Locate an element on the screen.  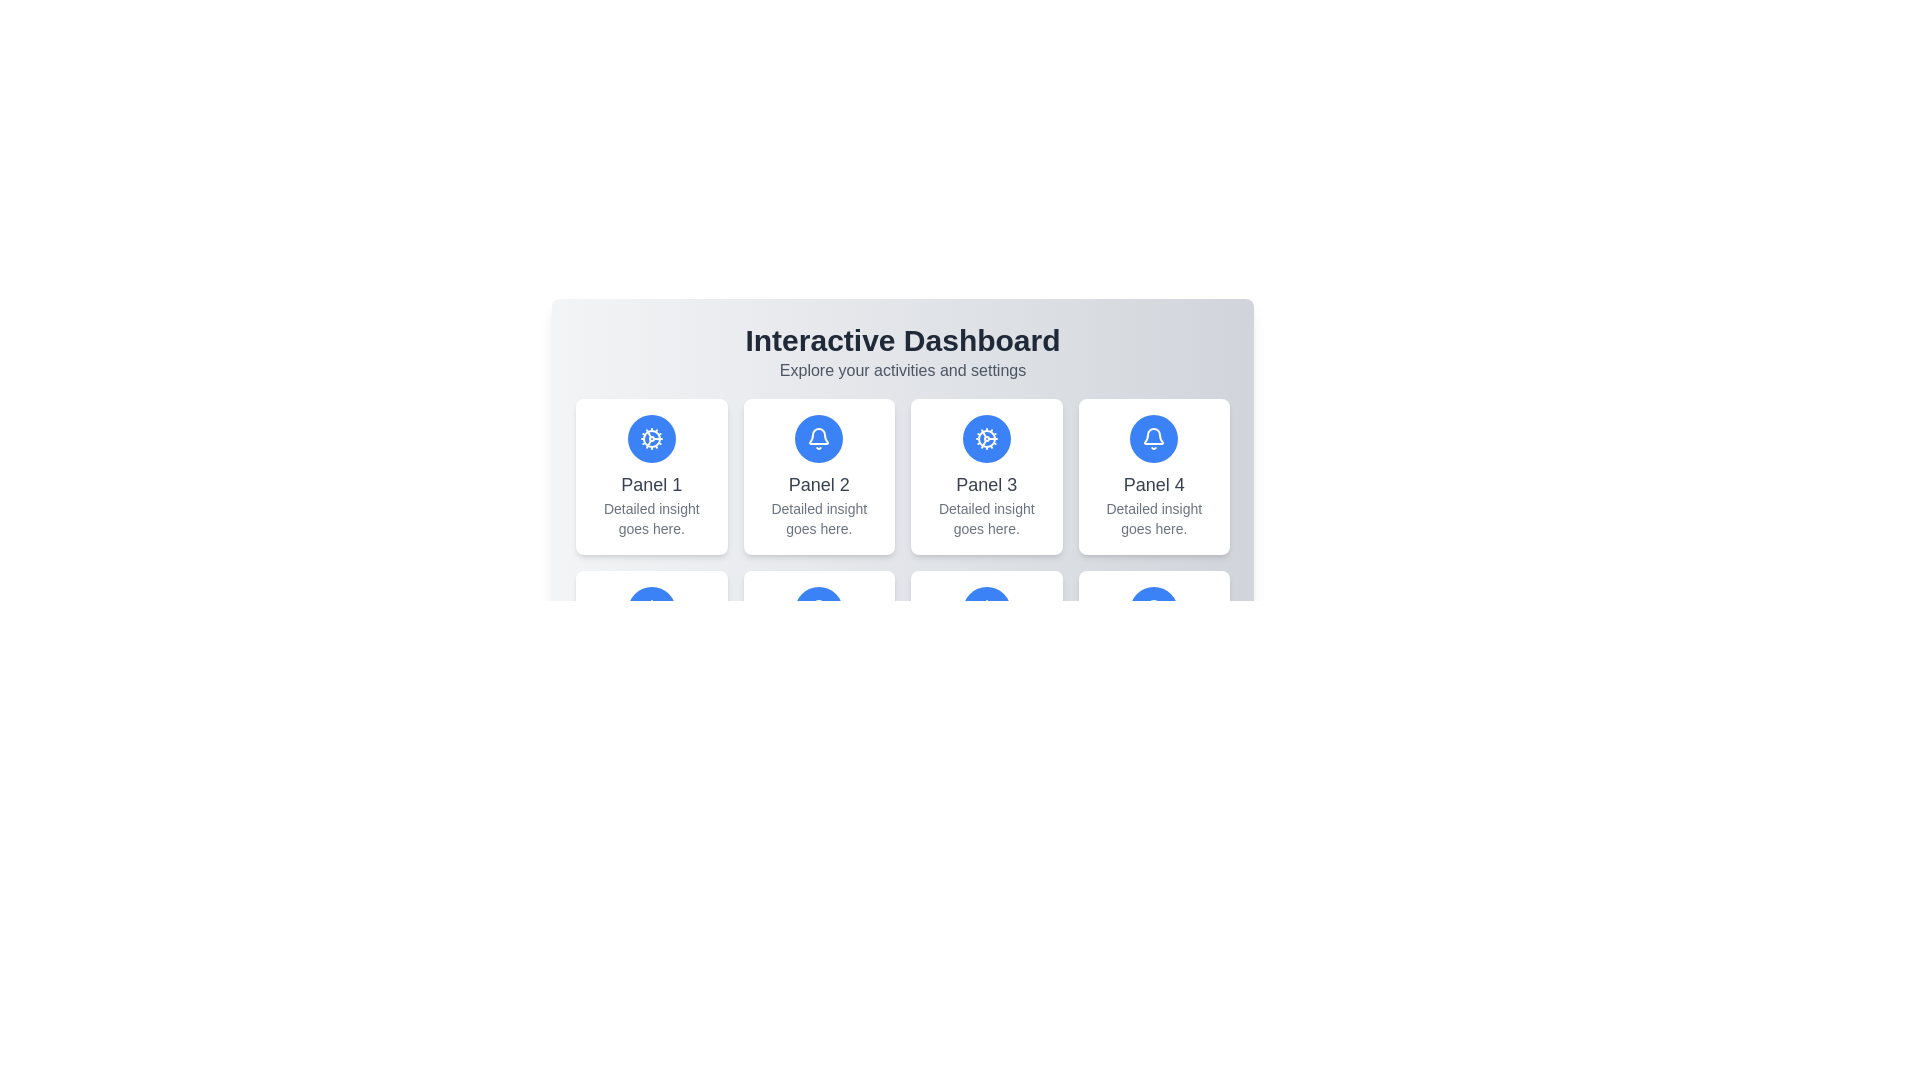
the informational card or panel located in the first row, third column of the dashboard interface, which provides detailed information is located at coordinates (986, 477).